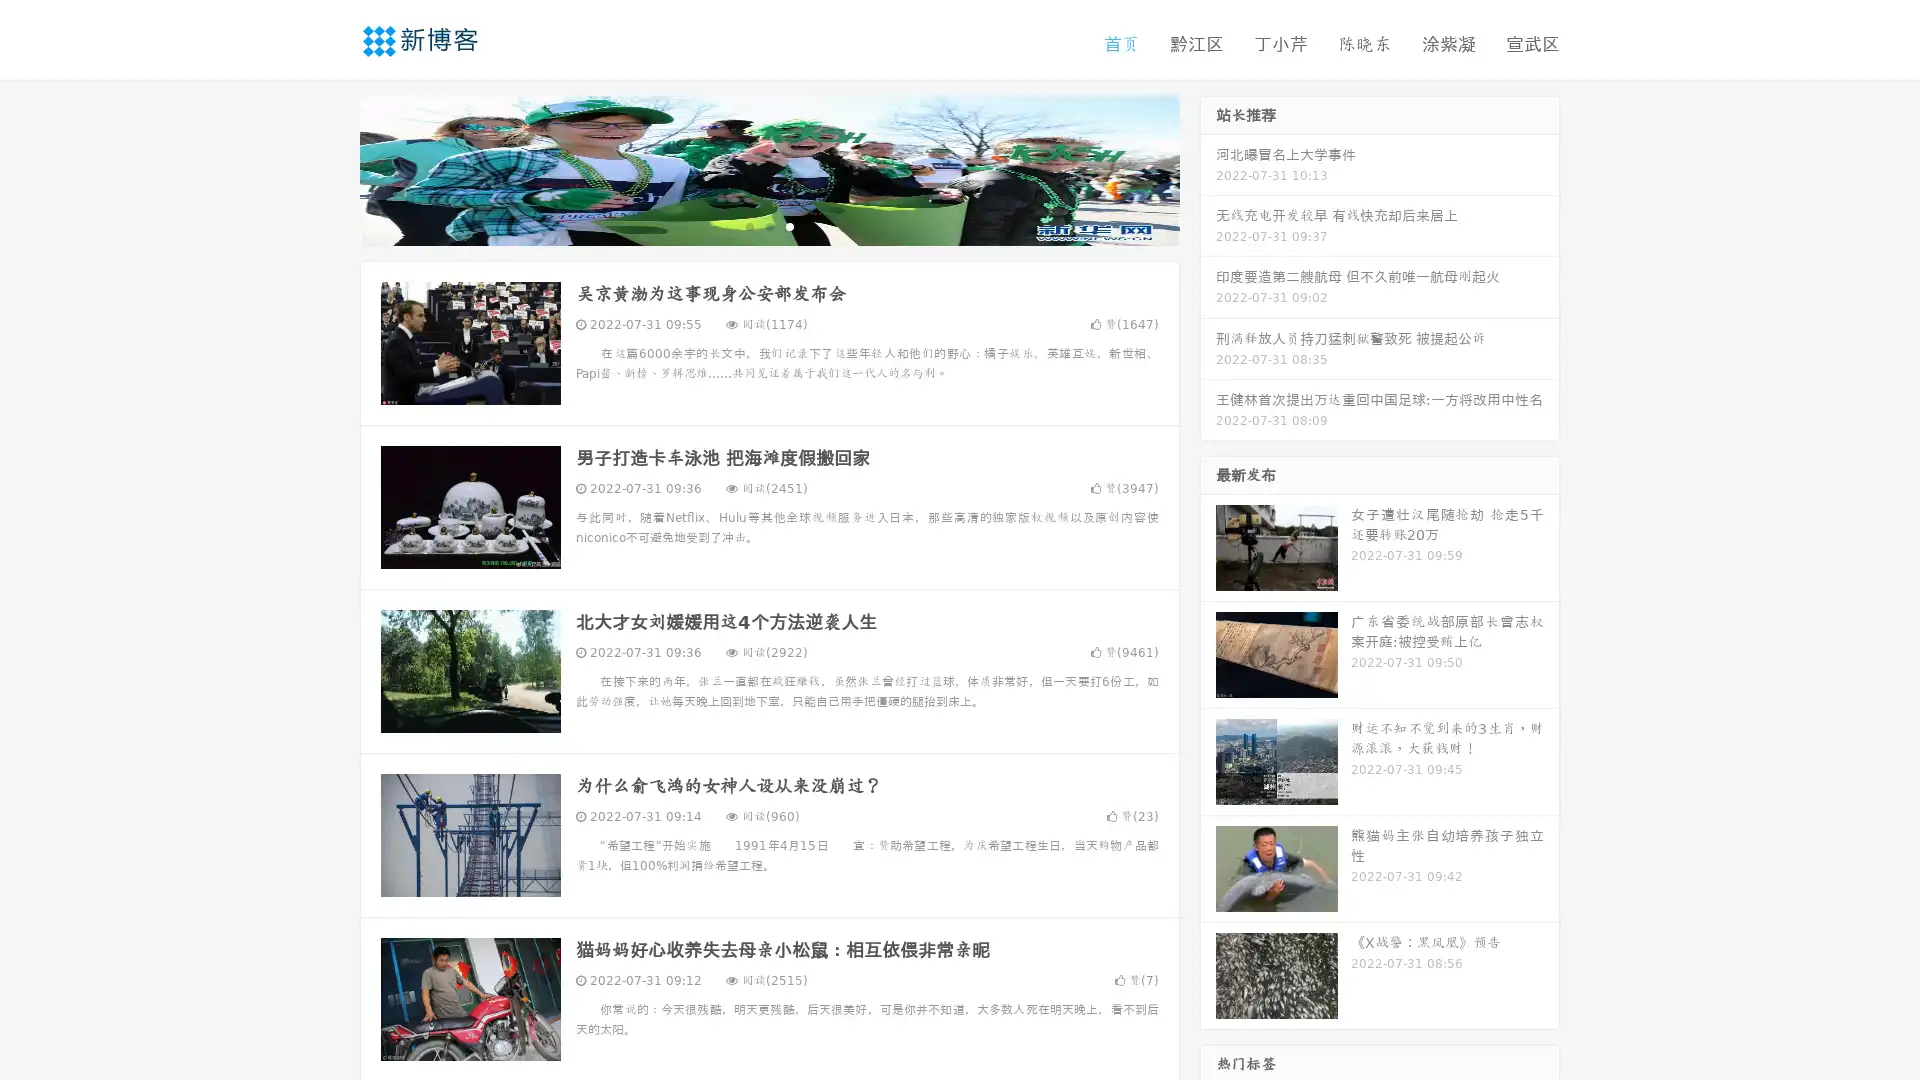 The height and width of the screenshot is (1080, 1920). I want to click on Next slide, so click(1208, 168).